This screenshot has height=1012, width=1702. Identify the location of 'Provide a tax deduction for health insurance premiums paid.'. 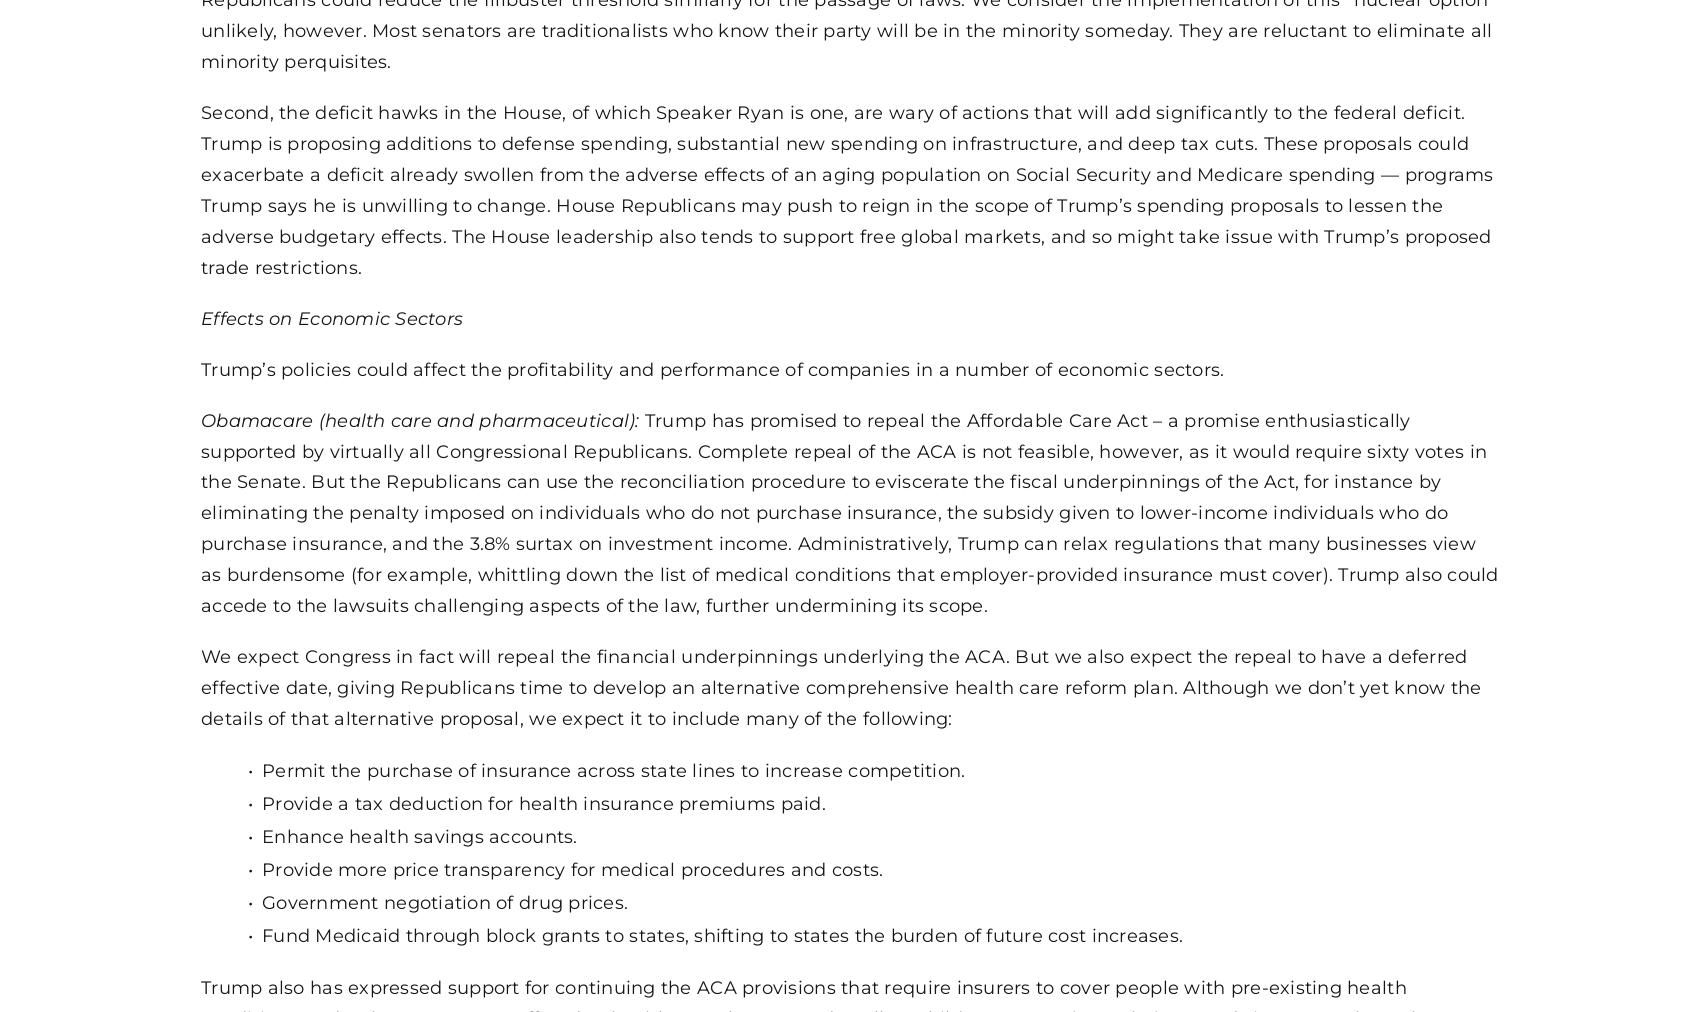
(542, 802).